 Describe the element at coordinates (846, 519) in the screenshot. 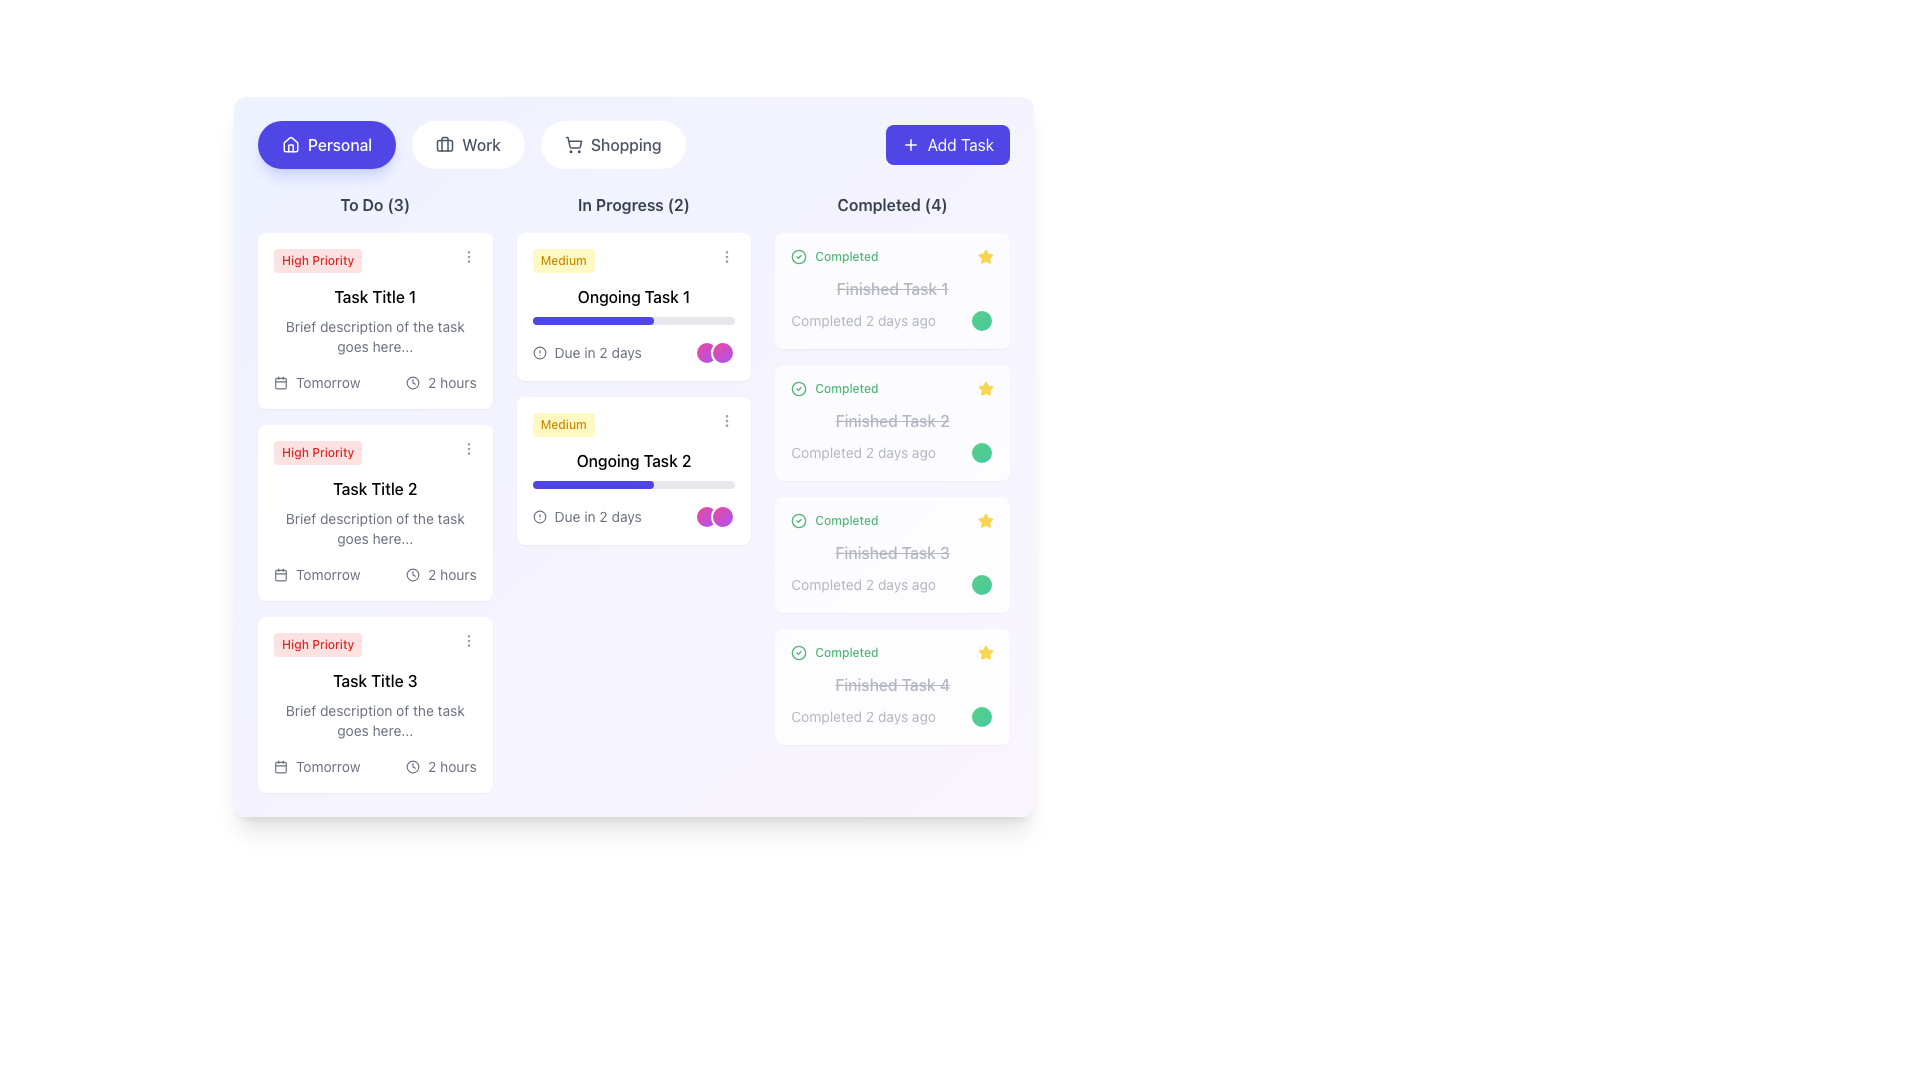

I see `the 'Completed' status text label, which is located to the right of a checkmark icon in the interface's completed section` at that location.